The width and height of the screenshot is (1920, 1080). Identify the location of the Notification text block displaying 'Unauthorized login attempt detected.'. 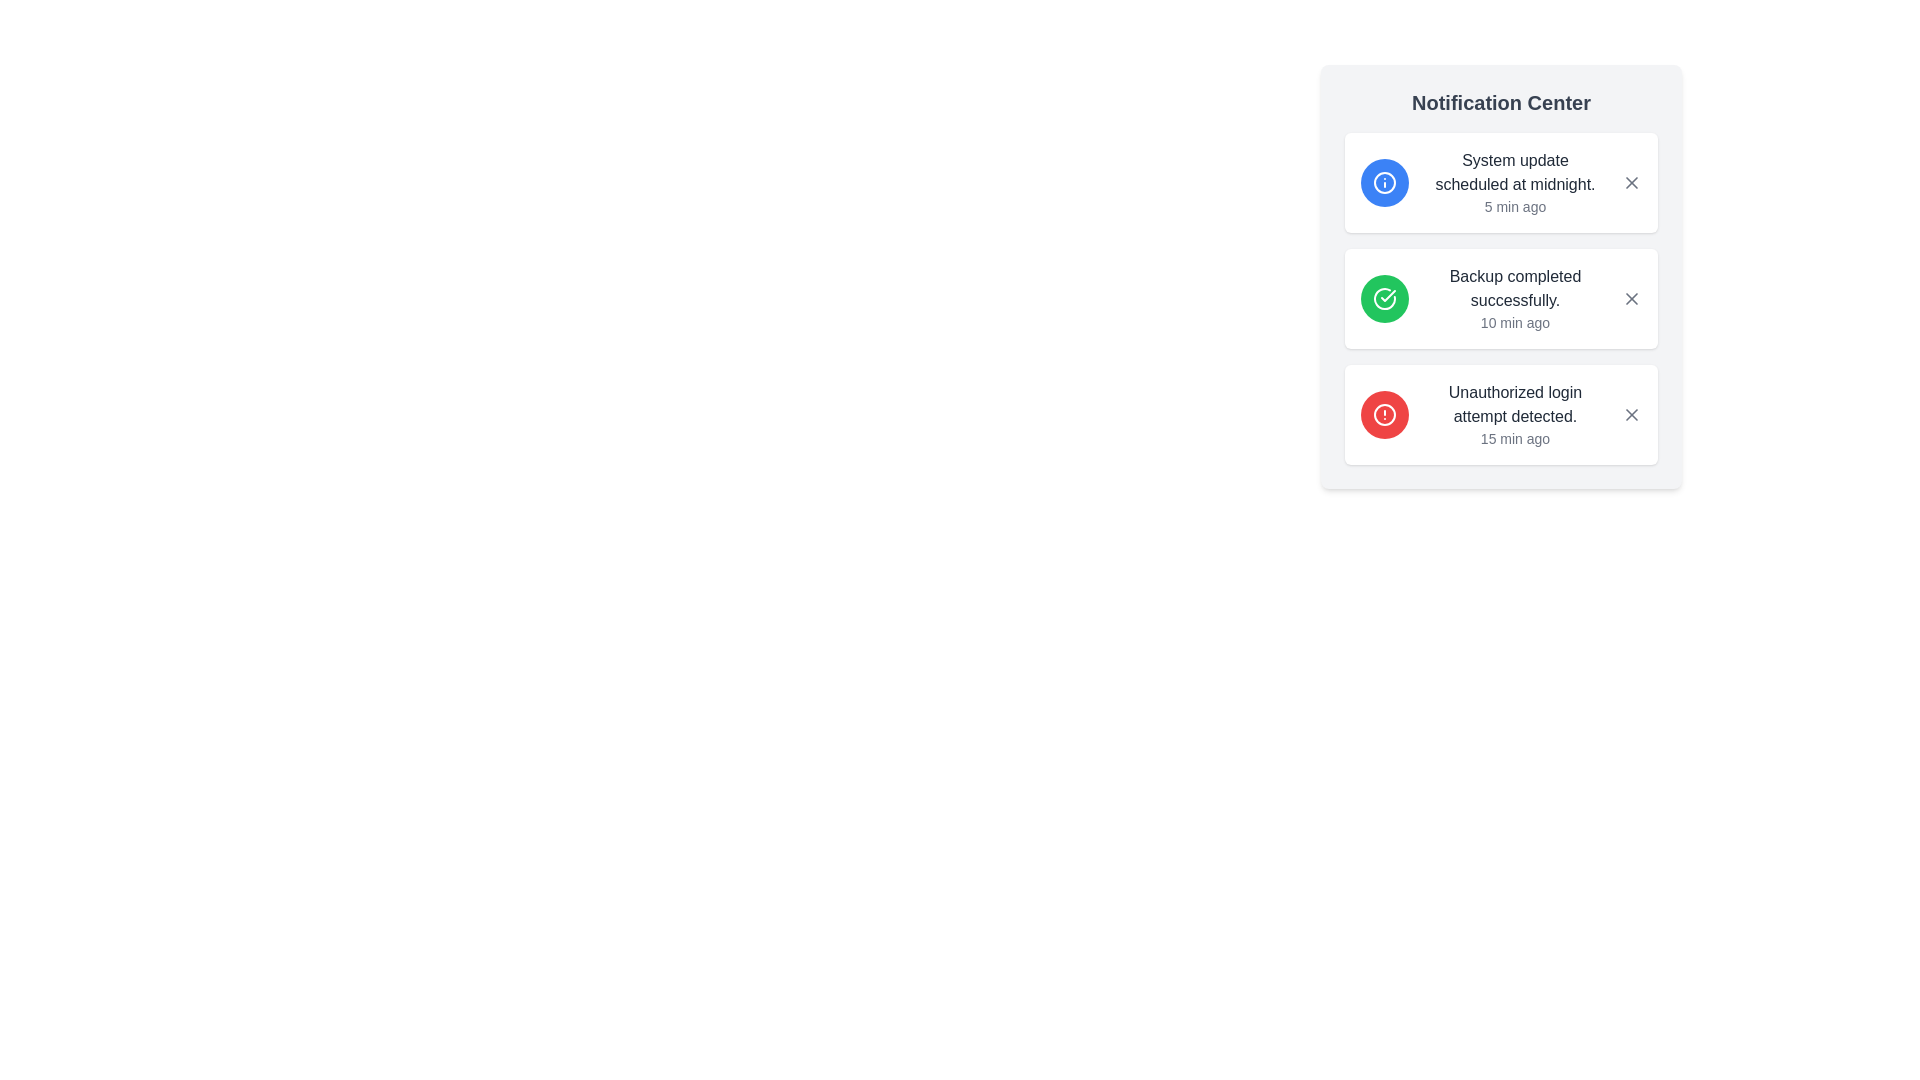
(1515, 414).